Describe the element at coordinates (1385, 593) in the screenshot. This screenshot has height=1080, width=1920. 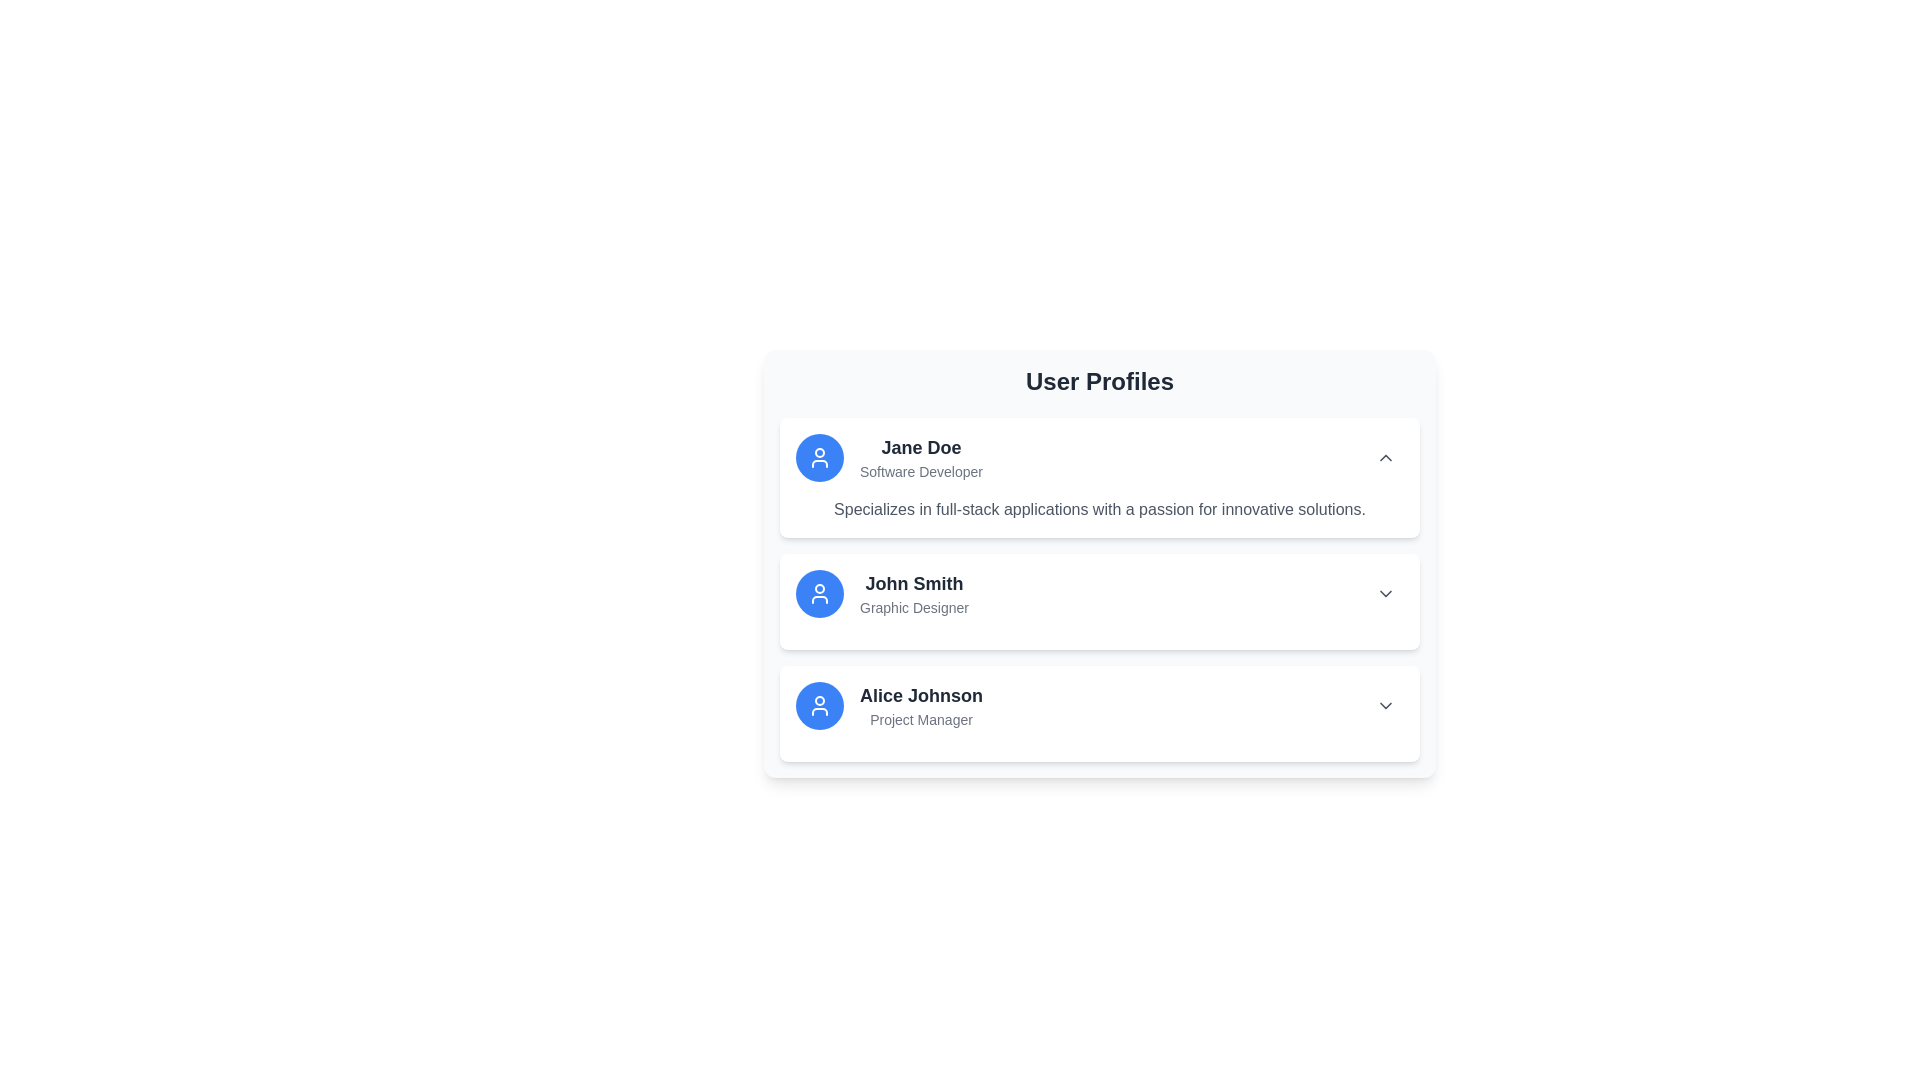
I see `the downward-pointing chevron icon indicating a dropdown menu next to 'John Smith' under 'User Profiles'` at that location.